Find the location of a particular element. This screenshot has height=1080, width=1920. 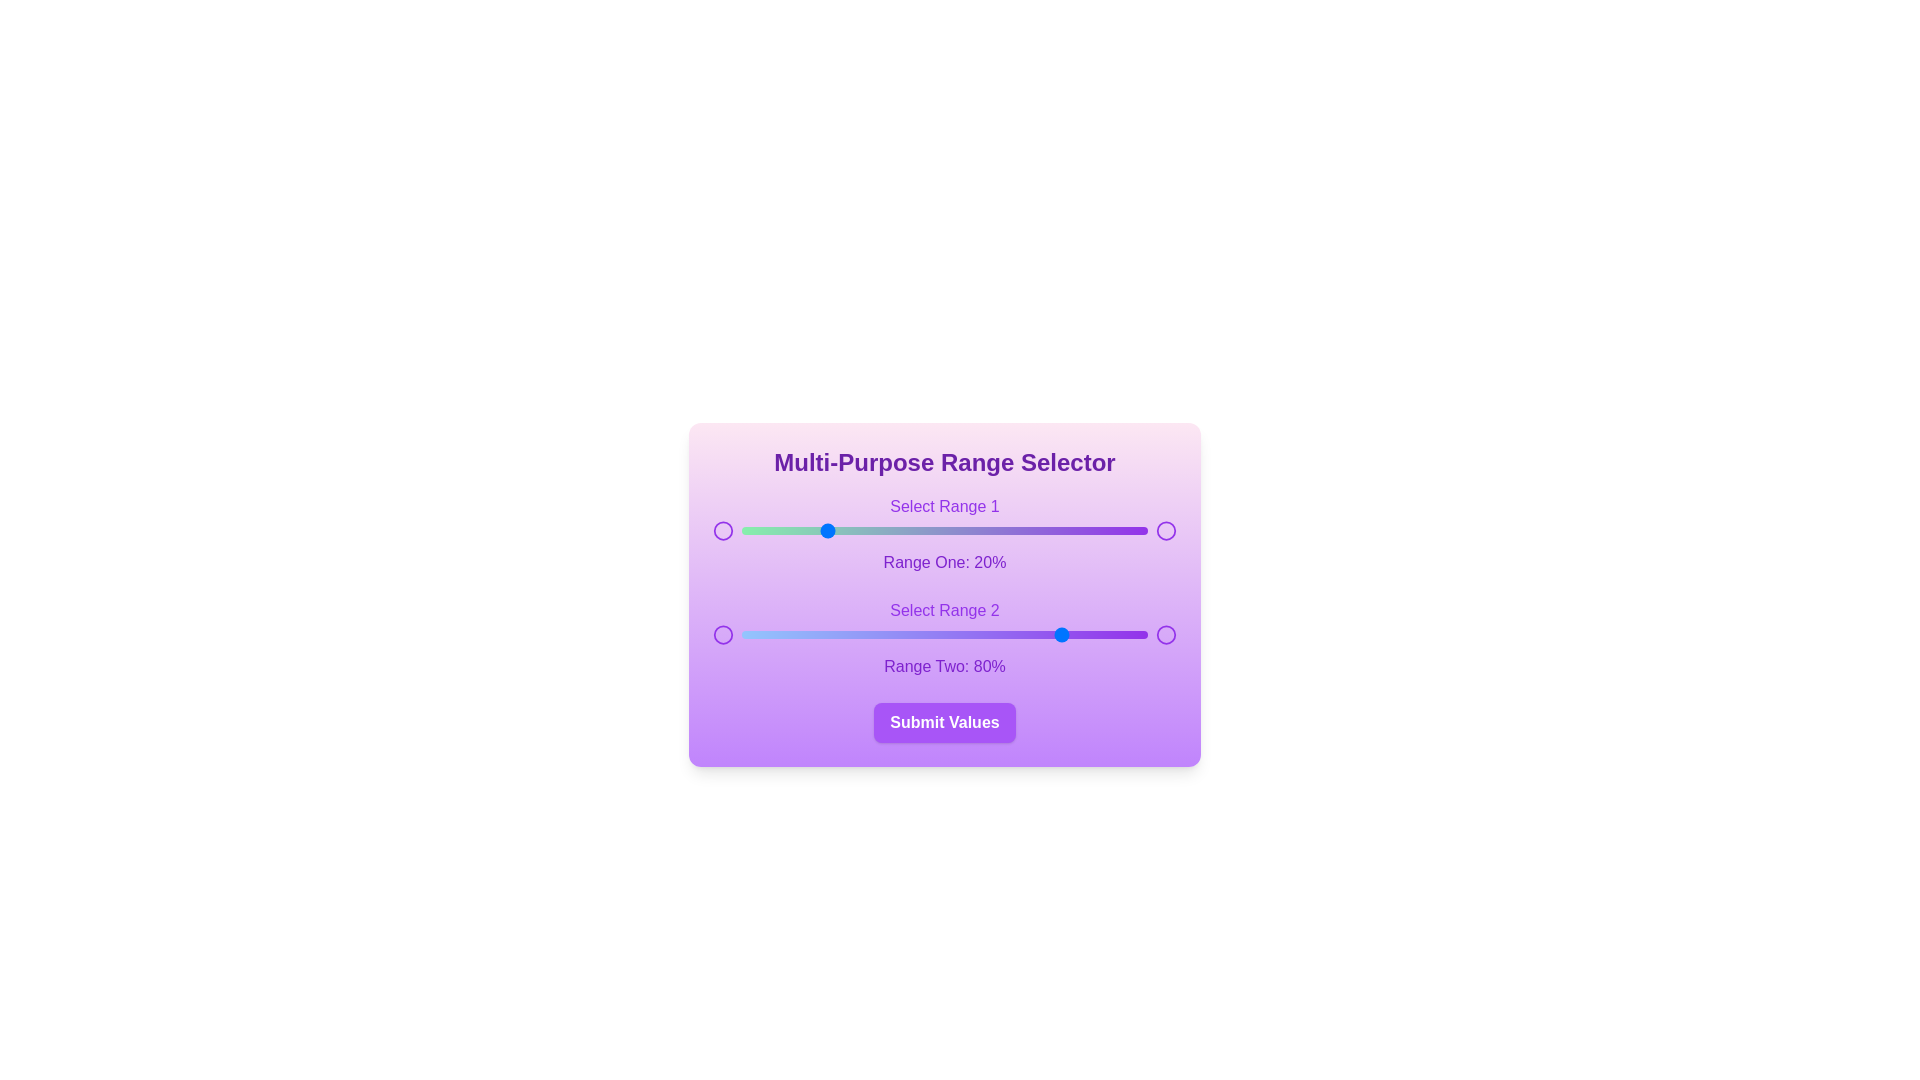

the first range slider to 11% is located at coordinates (785, 530).